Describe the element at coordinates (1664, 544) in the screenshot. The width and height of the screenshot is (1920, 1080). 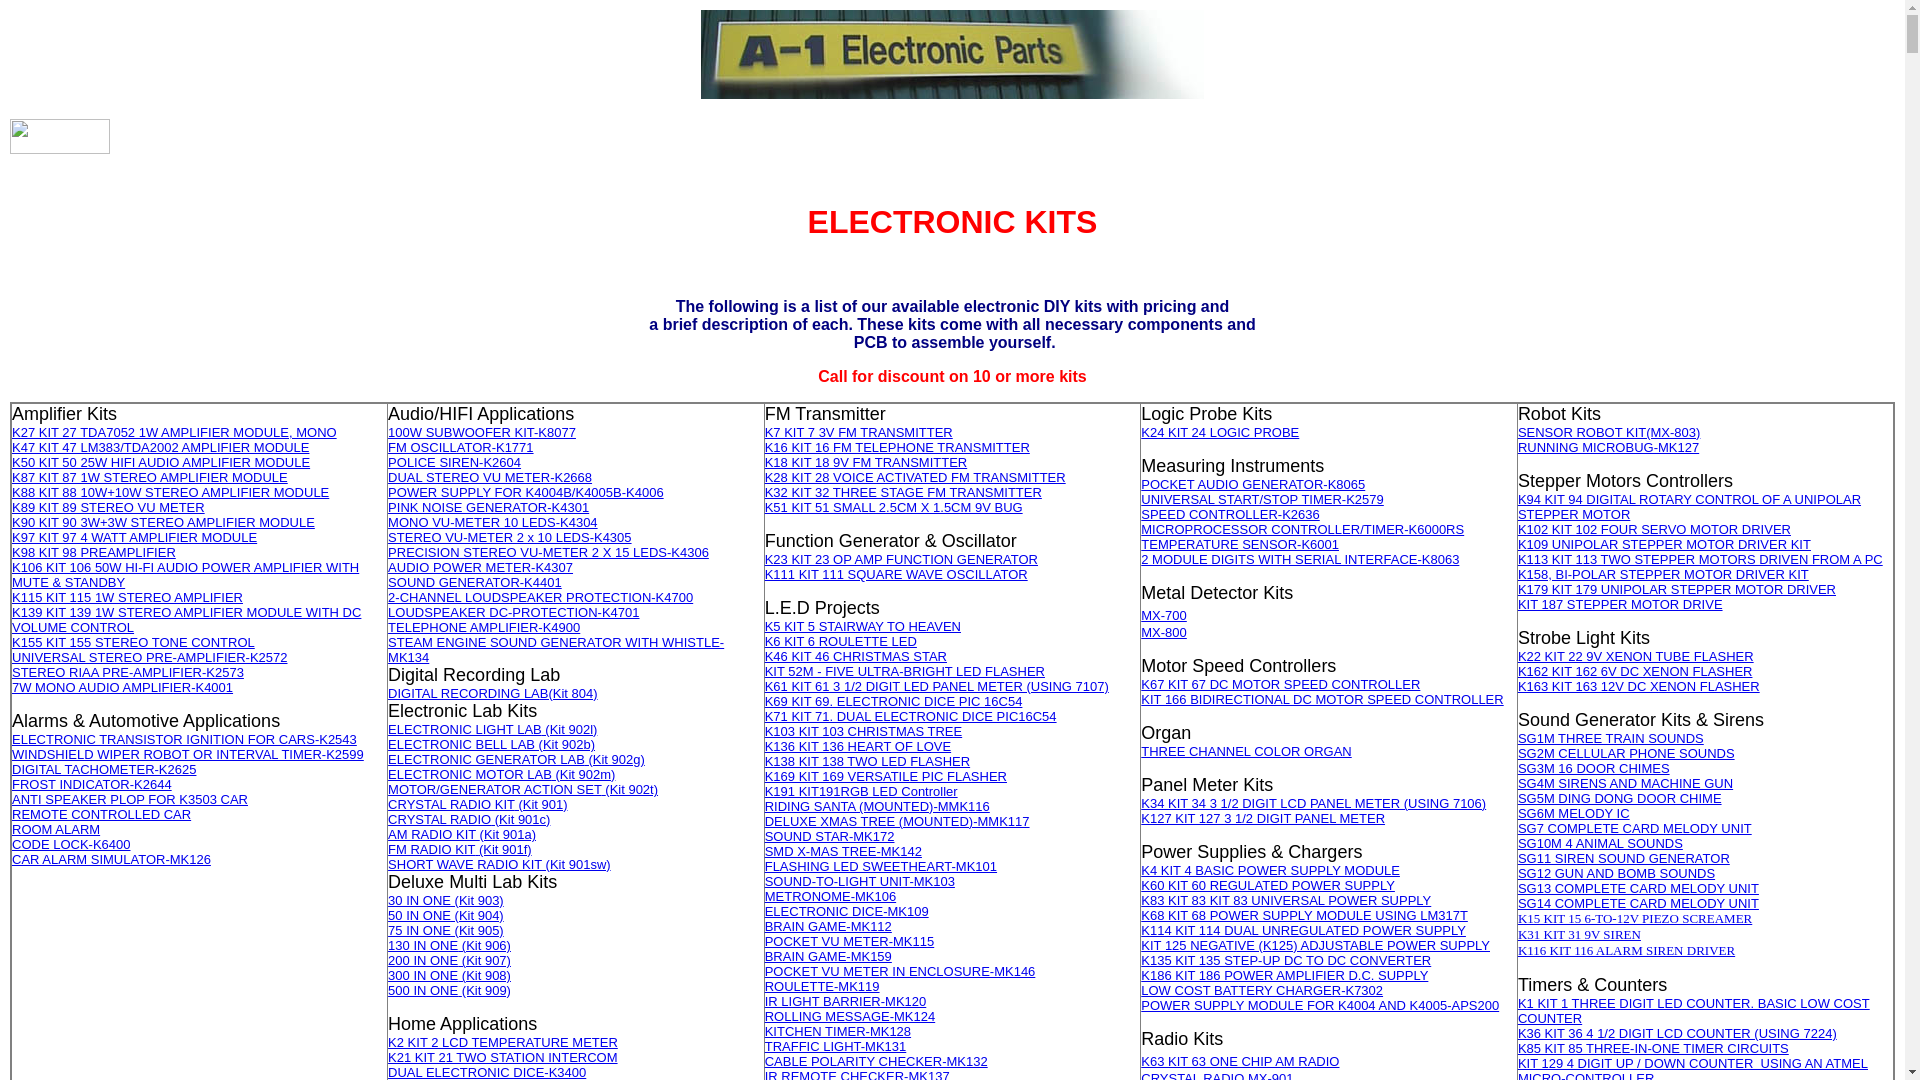
I see `'K109 UNIPOLAR STEPPER MOTOR DRIVER KIT'` at that location.